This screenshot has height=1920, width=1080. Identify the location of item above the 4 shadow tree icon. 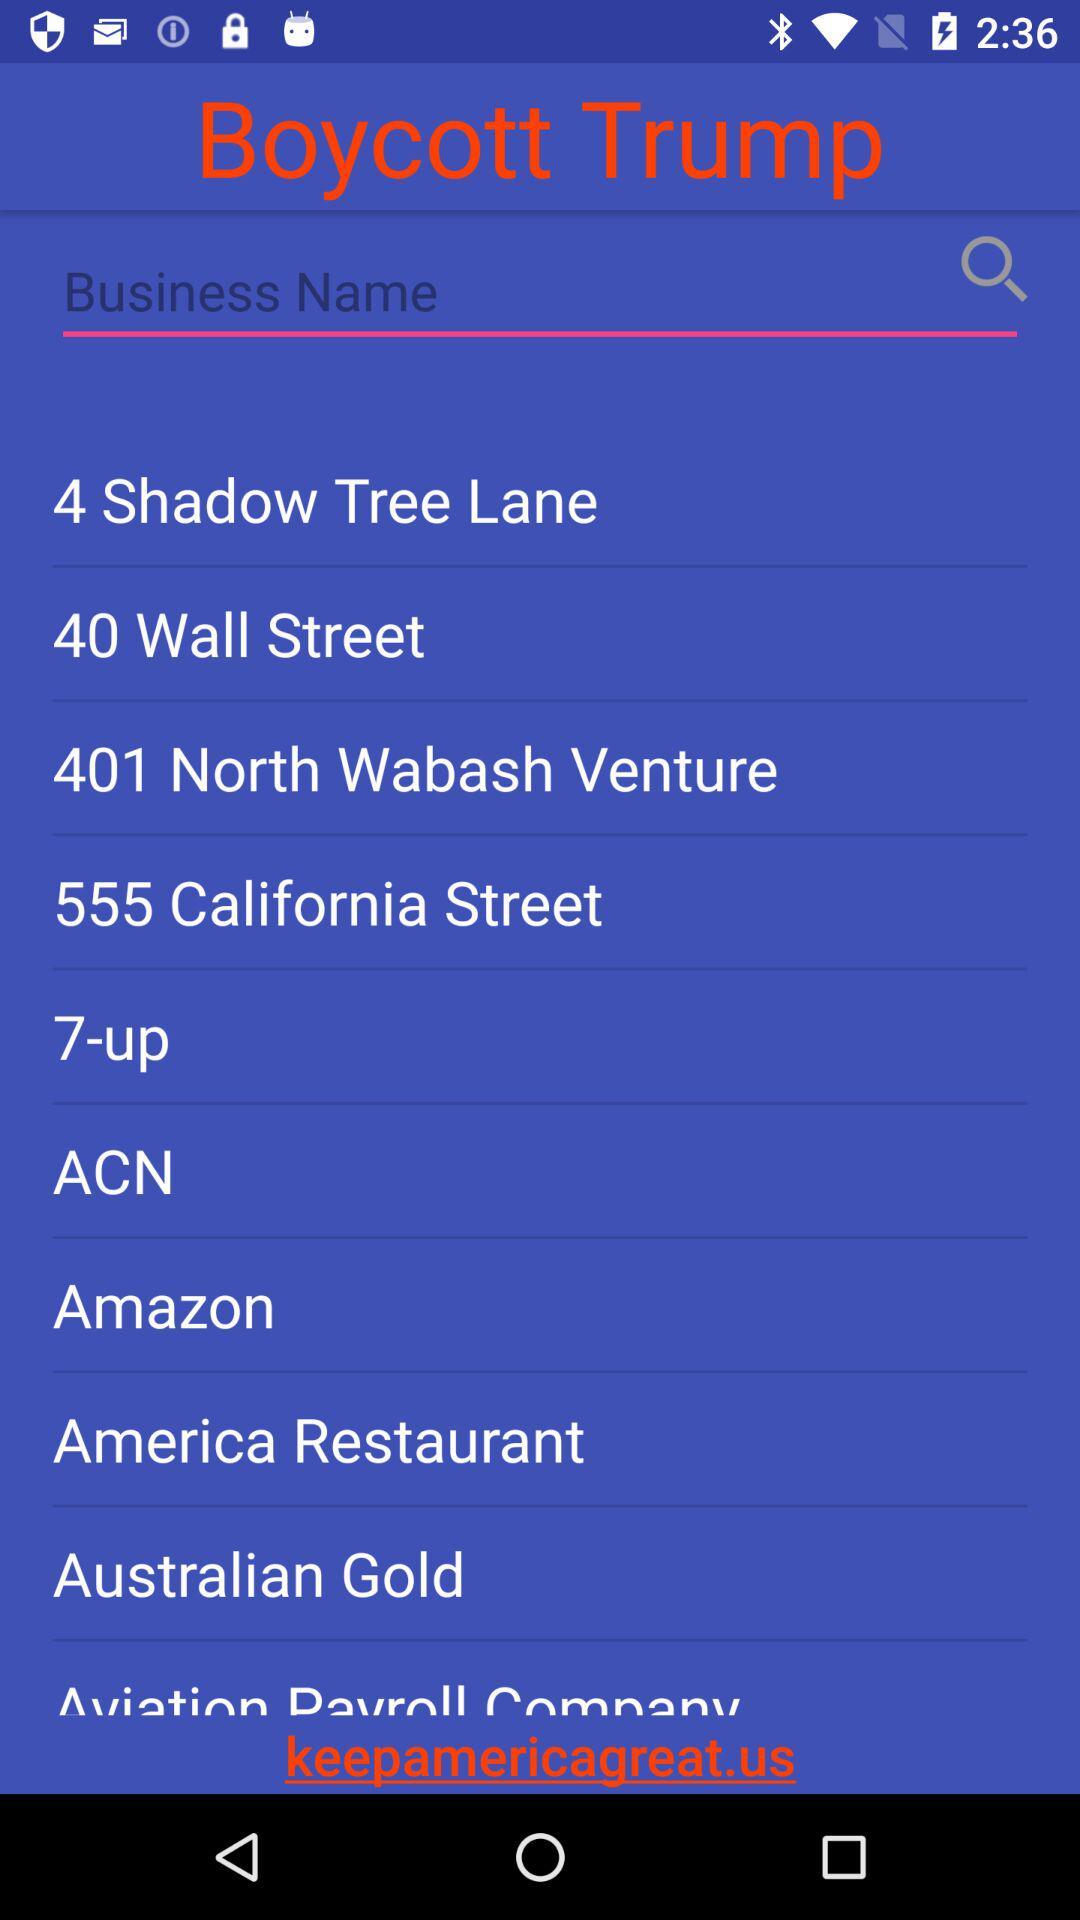
(540, 294).